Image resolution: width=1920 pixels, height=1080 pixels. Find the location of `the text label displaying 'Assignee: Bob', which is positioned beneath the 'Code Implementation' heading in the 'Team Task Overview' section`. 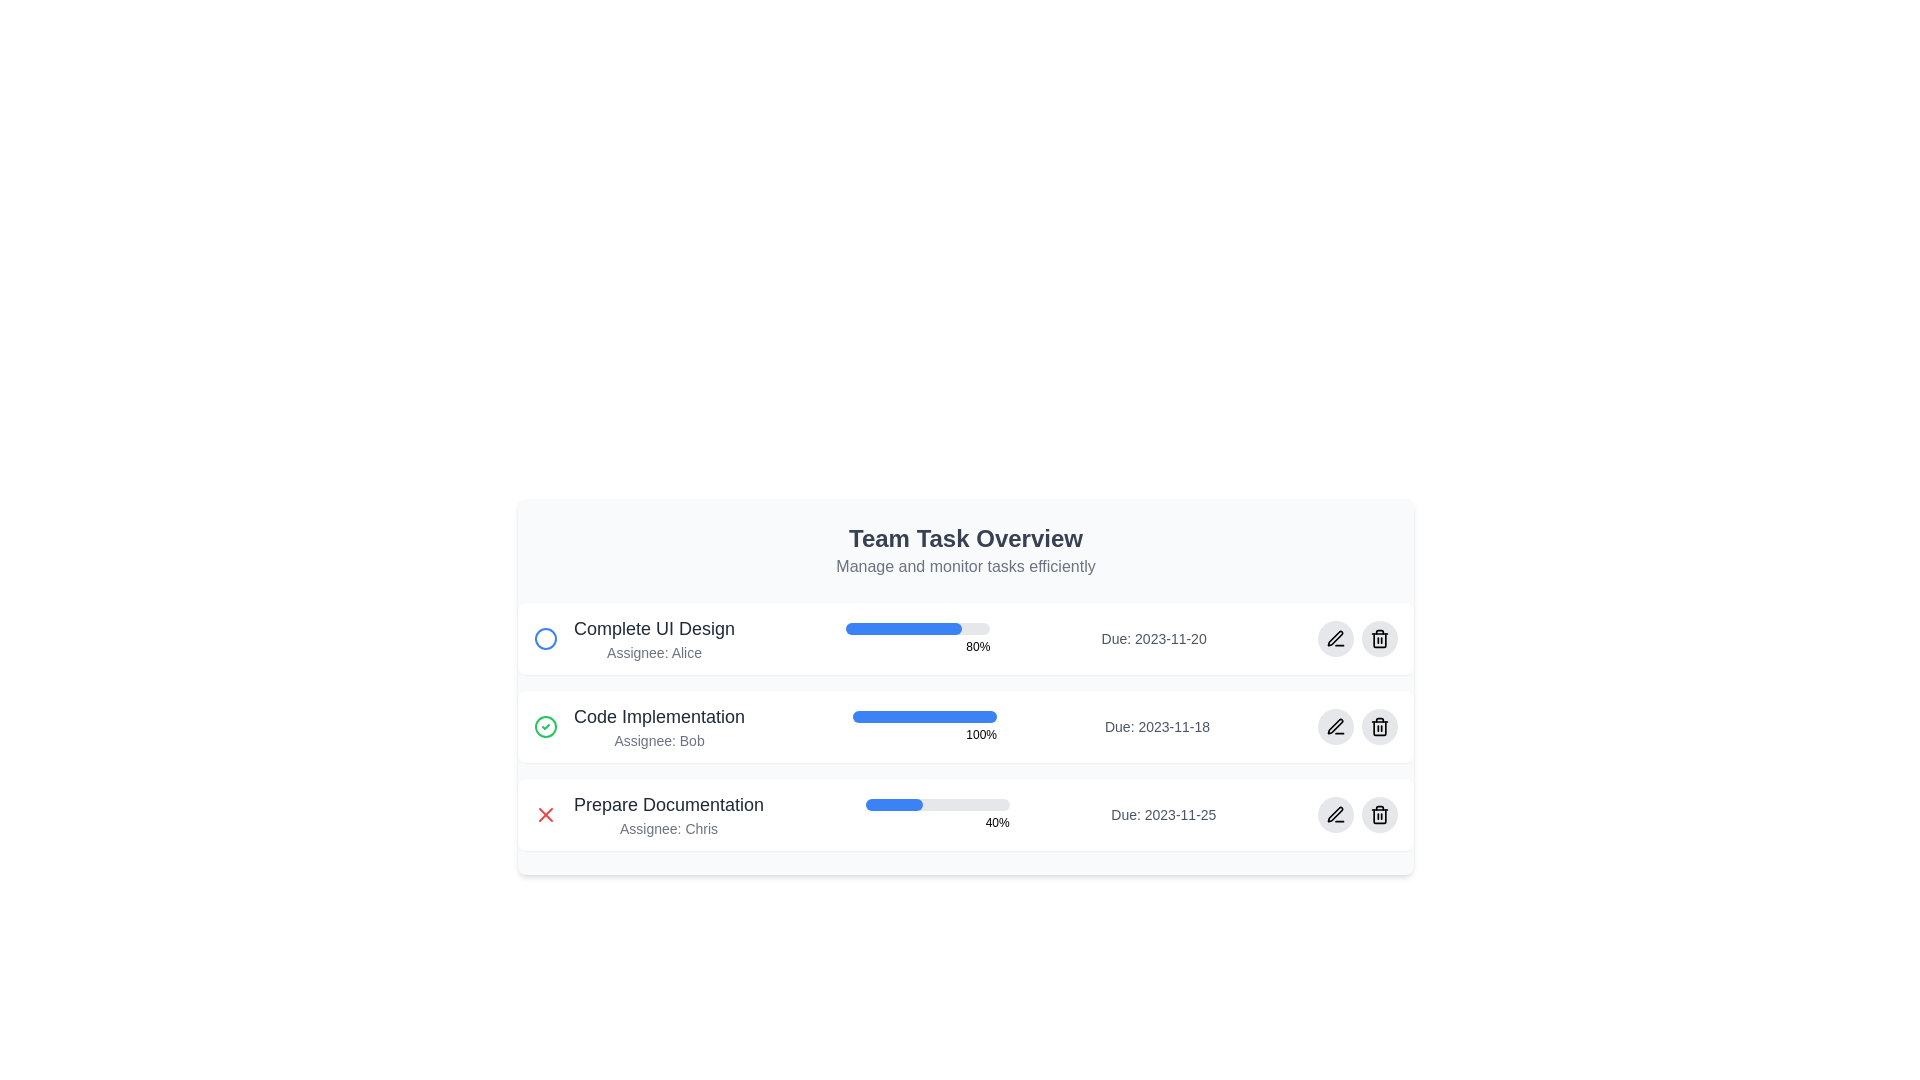

the text label displaying 'Assignee: Bob', which is positioned beneath the 'Code Implementation' heading in the 'Team Task Overview' section is located at coordinates (659, 740).